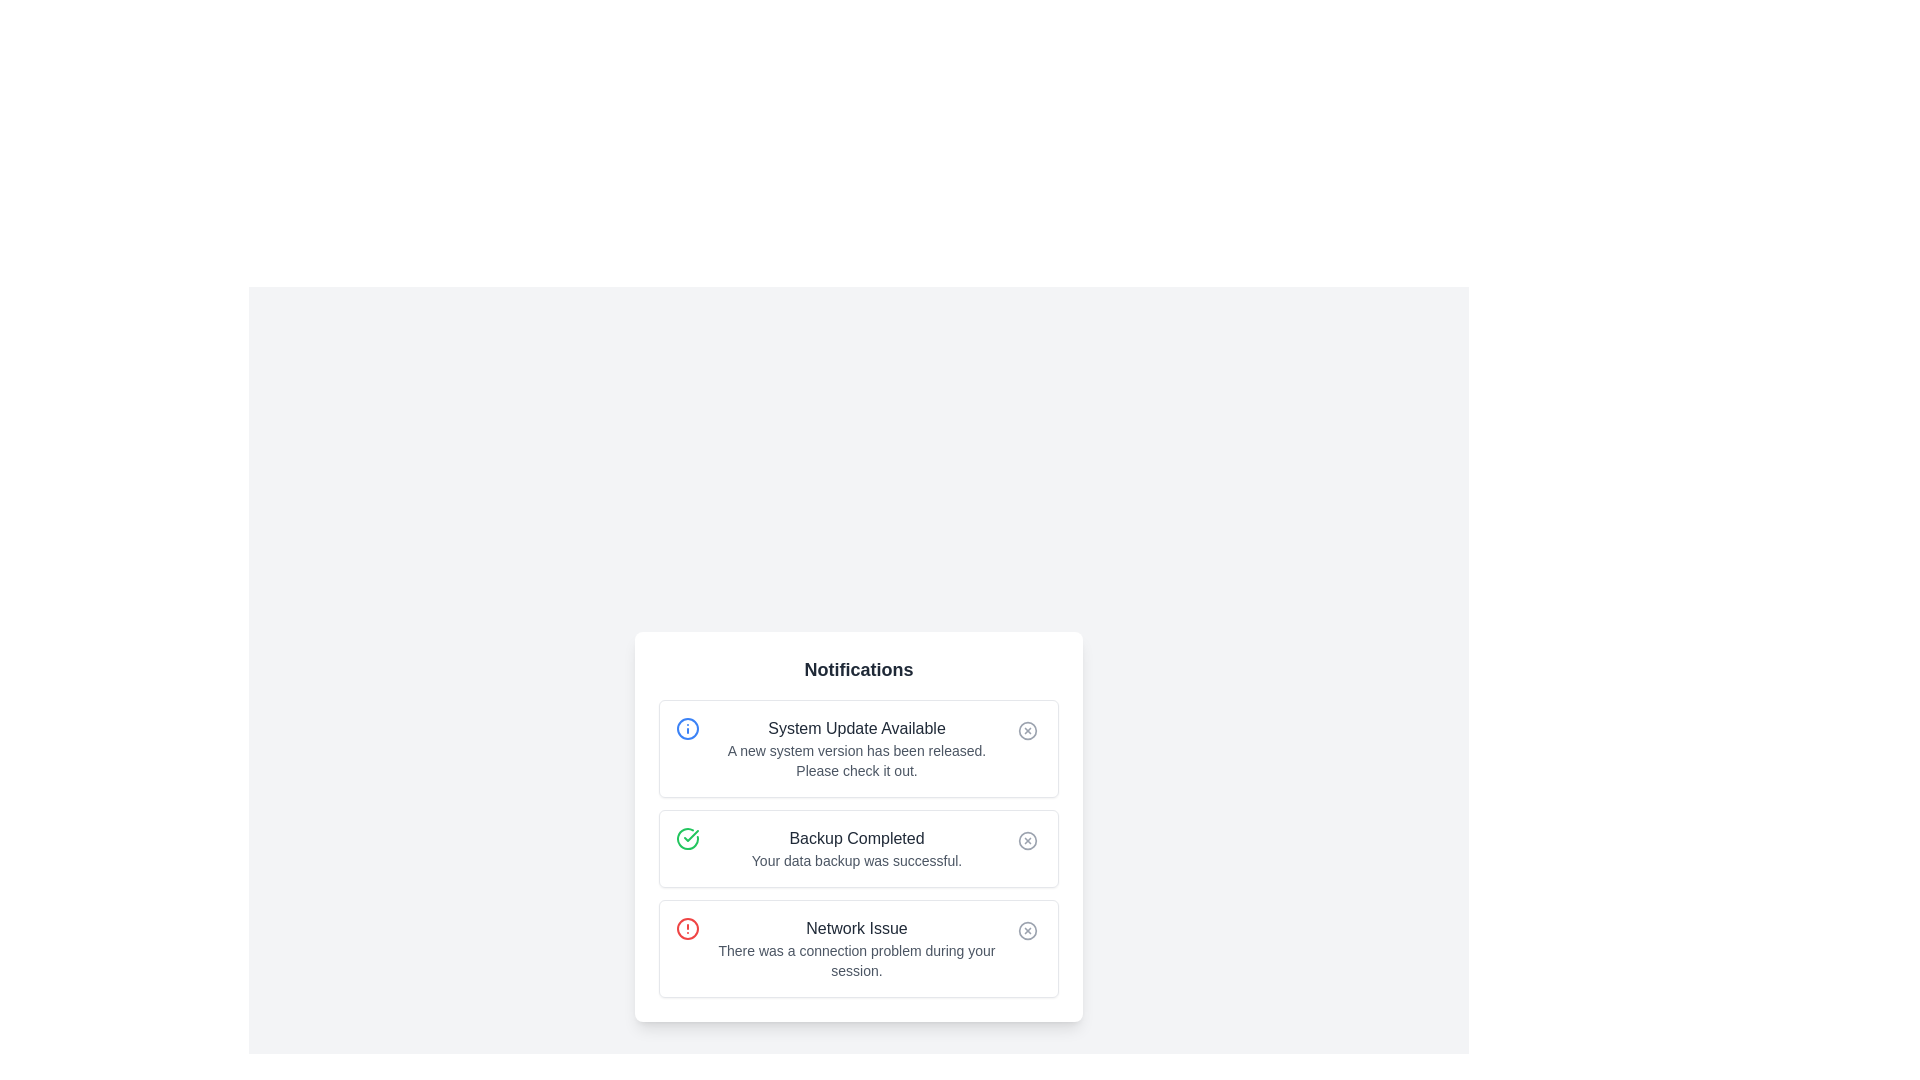  Describe the element at coordinates (1027, 930) in the screenshot. I see `the SVG circle element that is part of the graphical icon on the right side of the 'Network Issue' notification in the Notifications section` at that location.